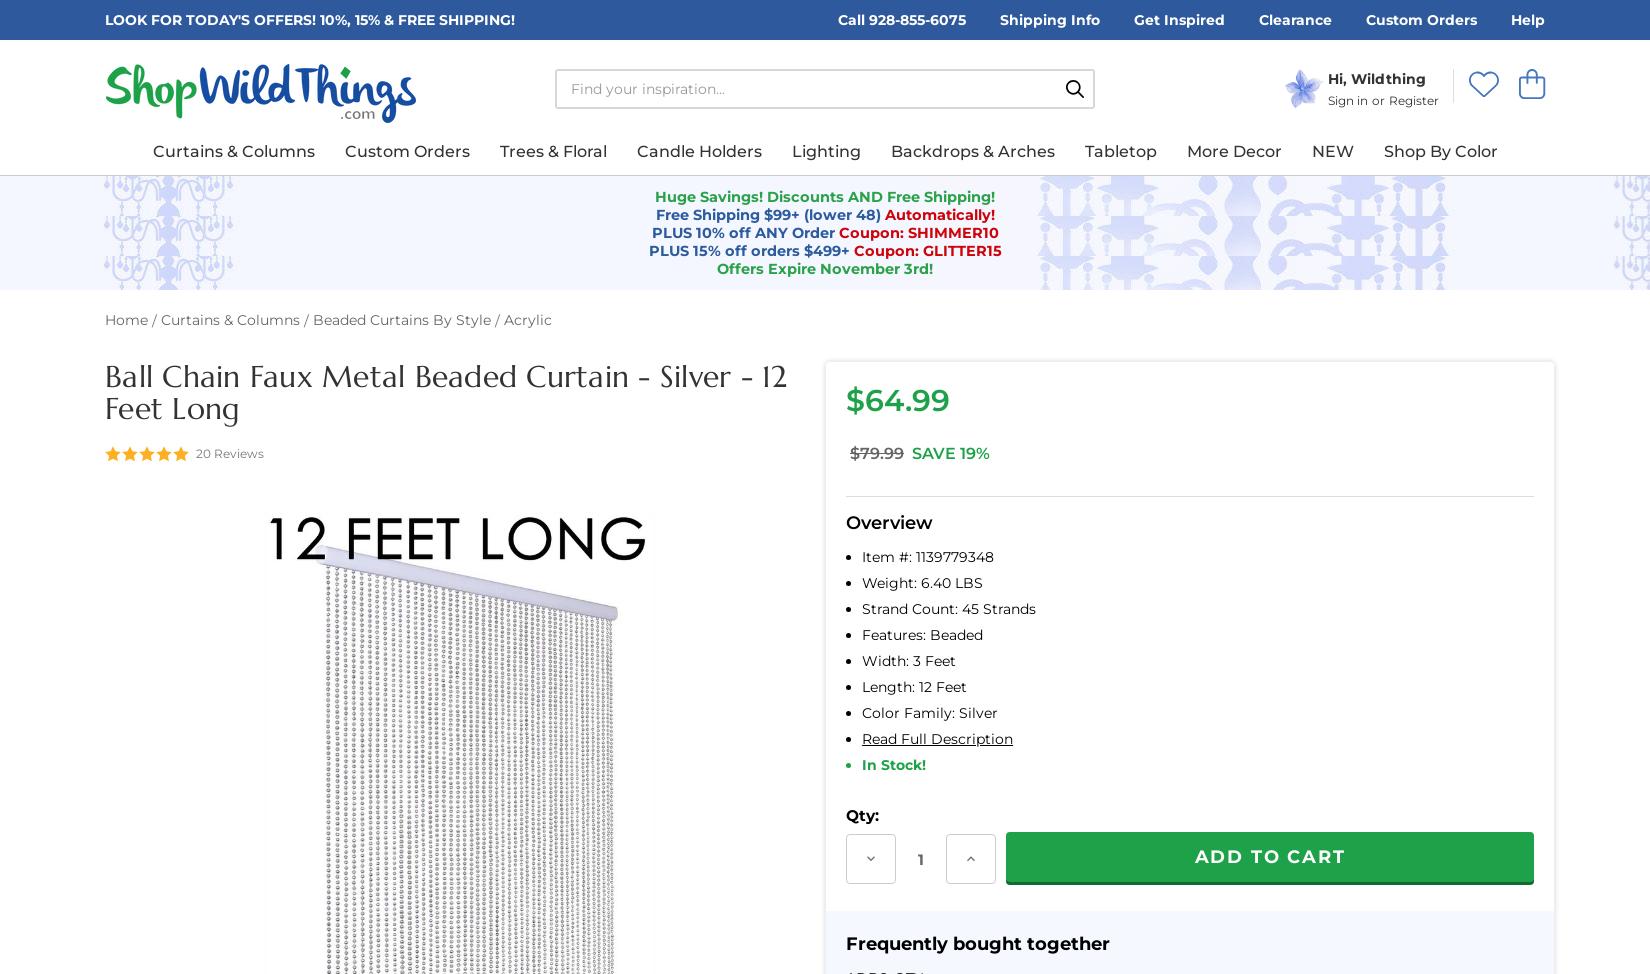 The height and width of the screenshot is (974, 1650). I want to click on 'Frequently bought together', so click(977, 943).